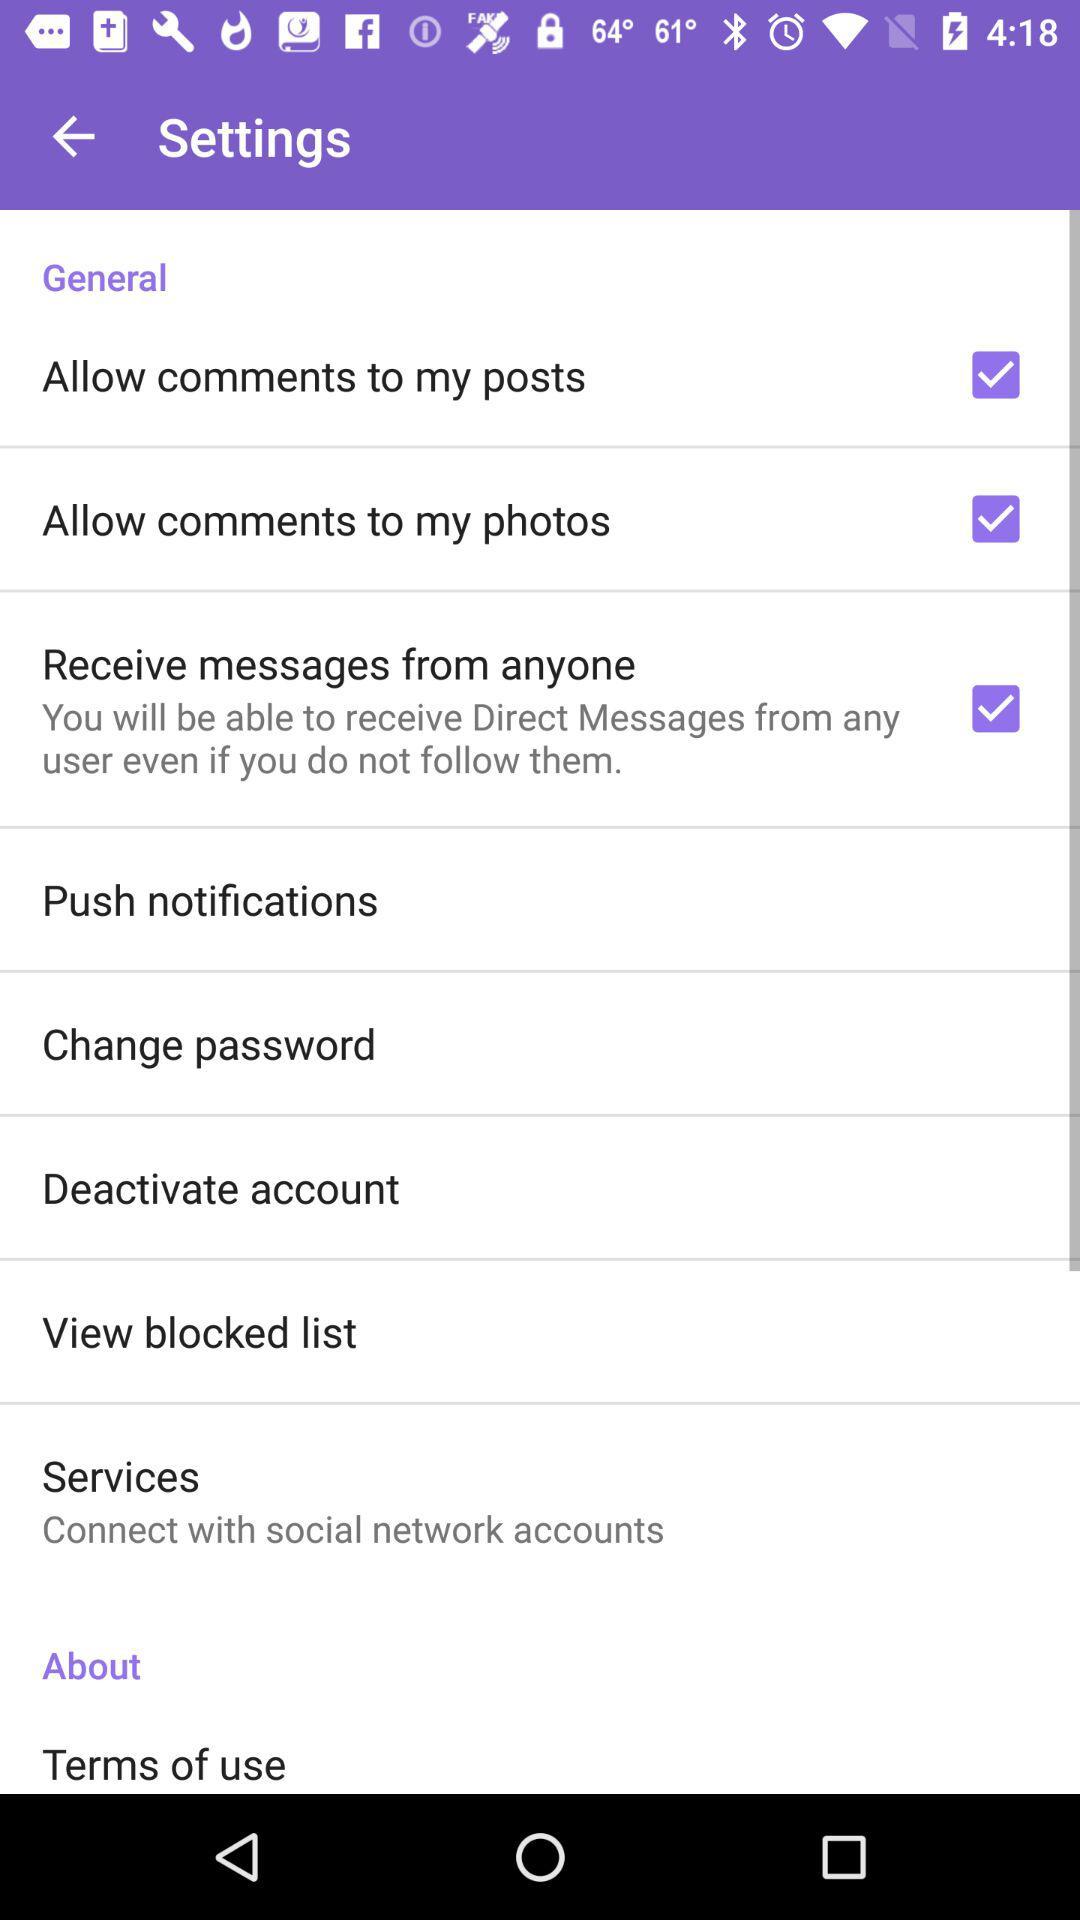 The width and height of the screenshot is (1080, 1920). Describe the element at coordinates (540, 1644) in the screenshot. I see `about item` at that location.